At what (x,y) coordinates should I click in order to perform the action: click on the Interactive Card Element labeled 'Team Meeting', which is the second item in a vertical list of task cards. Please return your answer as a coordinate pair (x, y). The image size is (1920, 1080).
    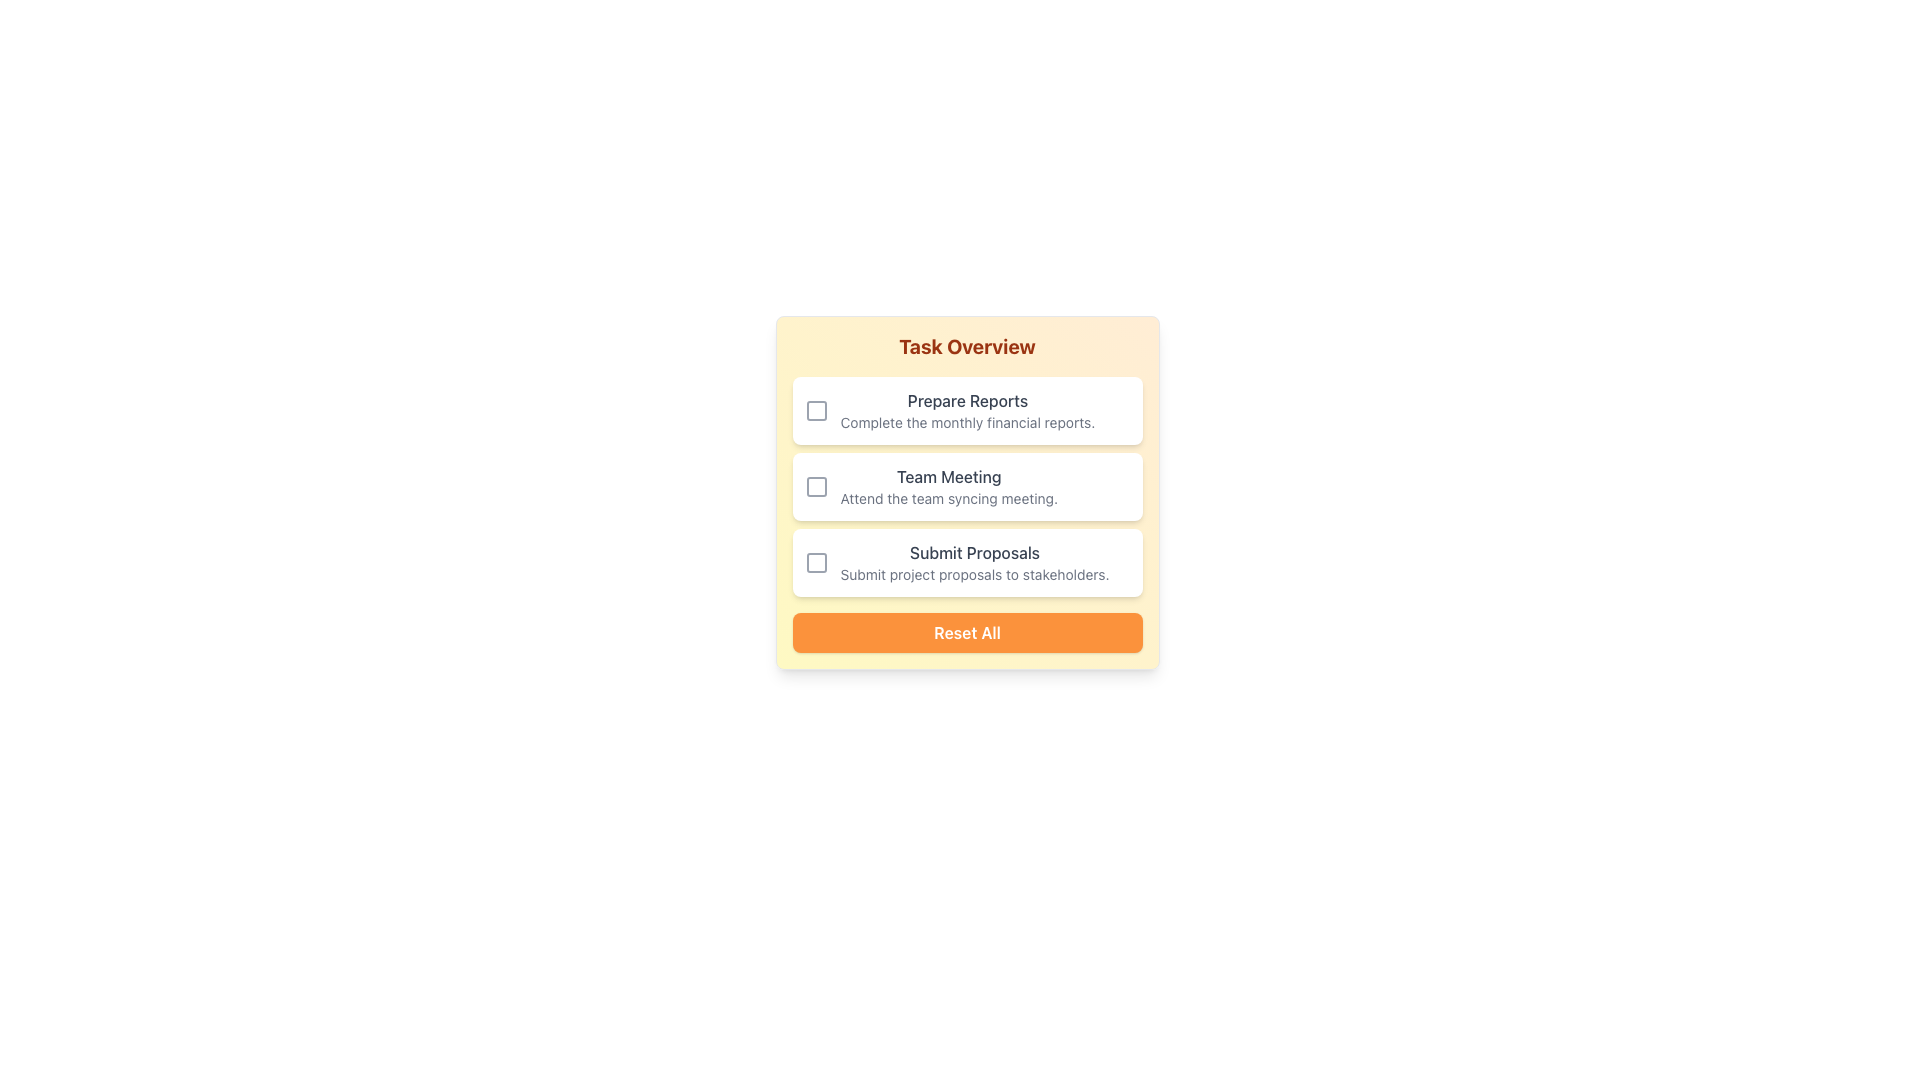
    Looking at the image, I should click on (967, 486).